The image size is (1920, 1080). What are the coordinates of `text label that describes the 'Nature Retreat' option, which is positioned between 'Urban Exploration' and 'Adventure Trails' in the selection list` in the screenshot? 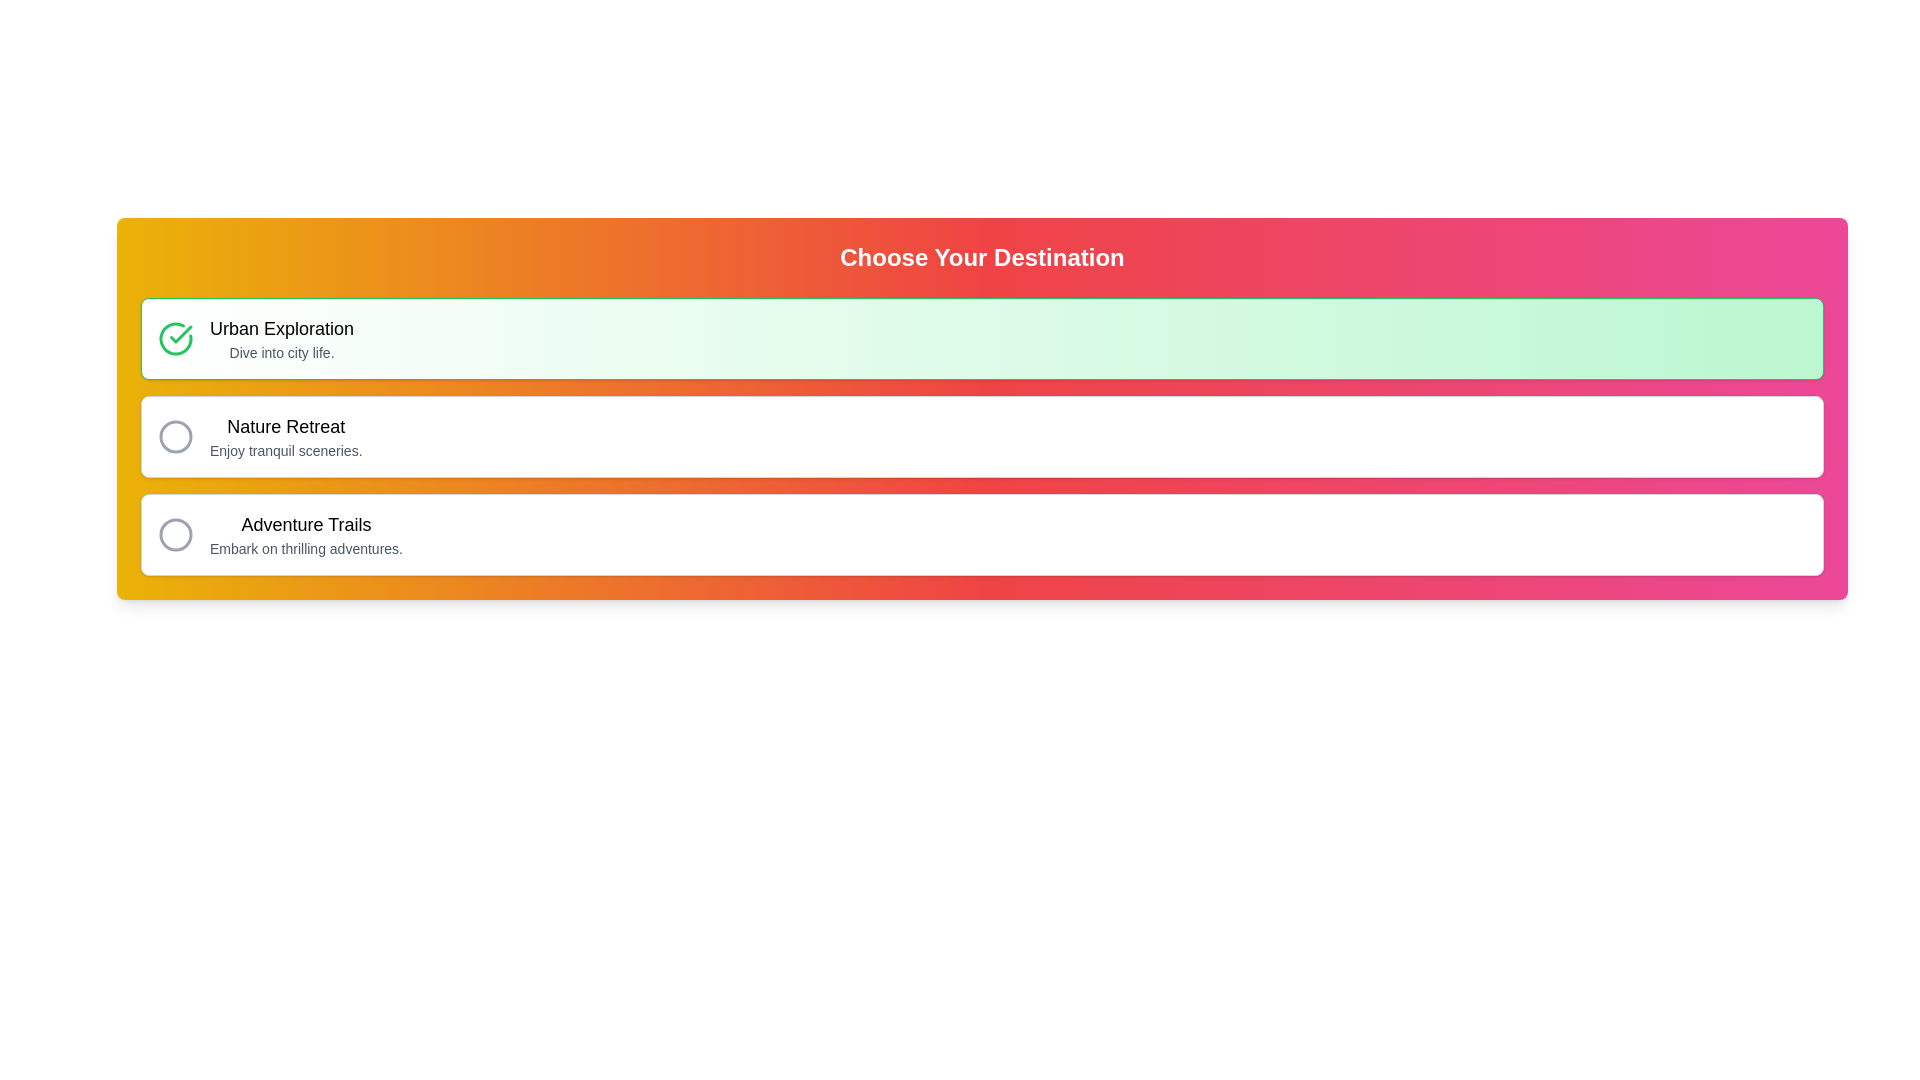 It's located at (285, 435).